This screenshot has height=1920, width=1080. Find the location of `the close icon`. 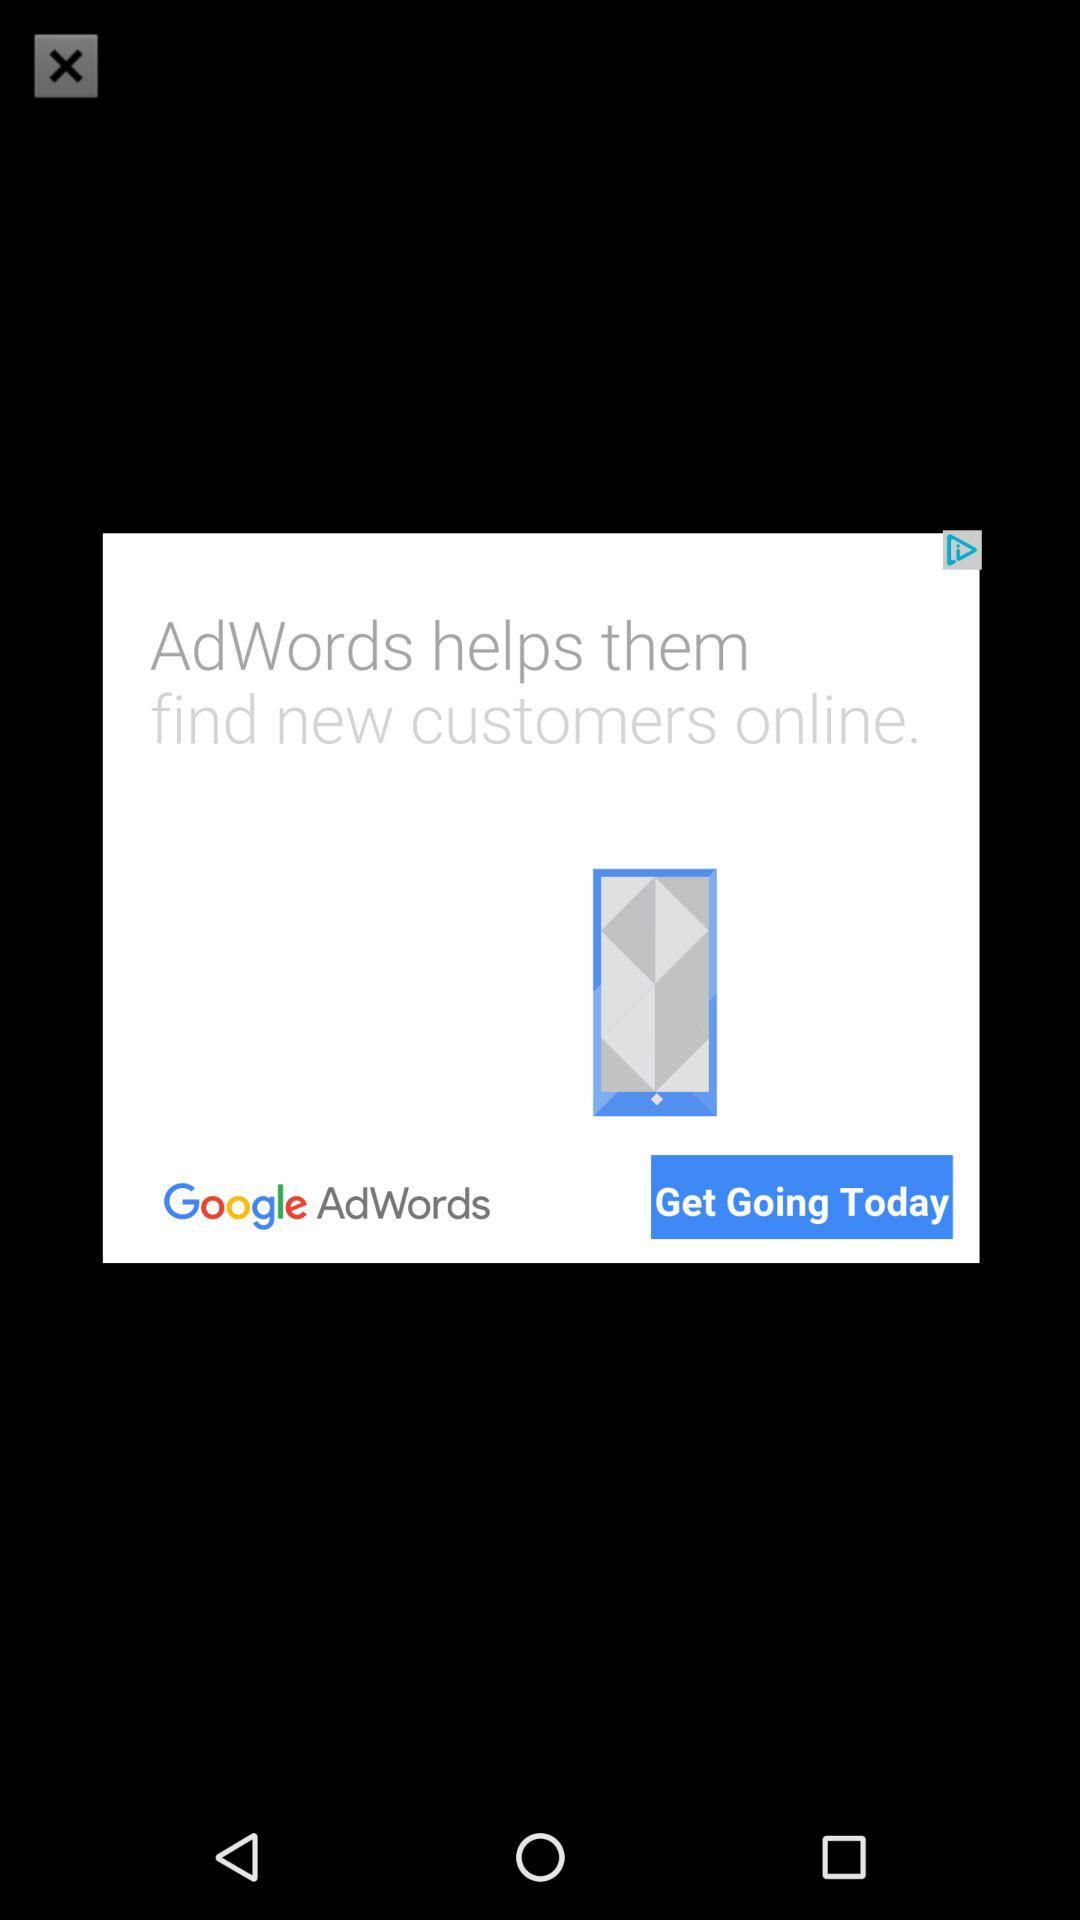

the close icon is located at coordinates (64, 70).